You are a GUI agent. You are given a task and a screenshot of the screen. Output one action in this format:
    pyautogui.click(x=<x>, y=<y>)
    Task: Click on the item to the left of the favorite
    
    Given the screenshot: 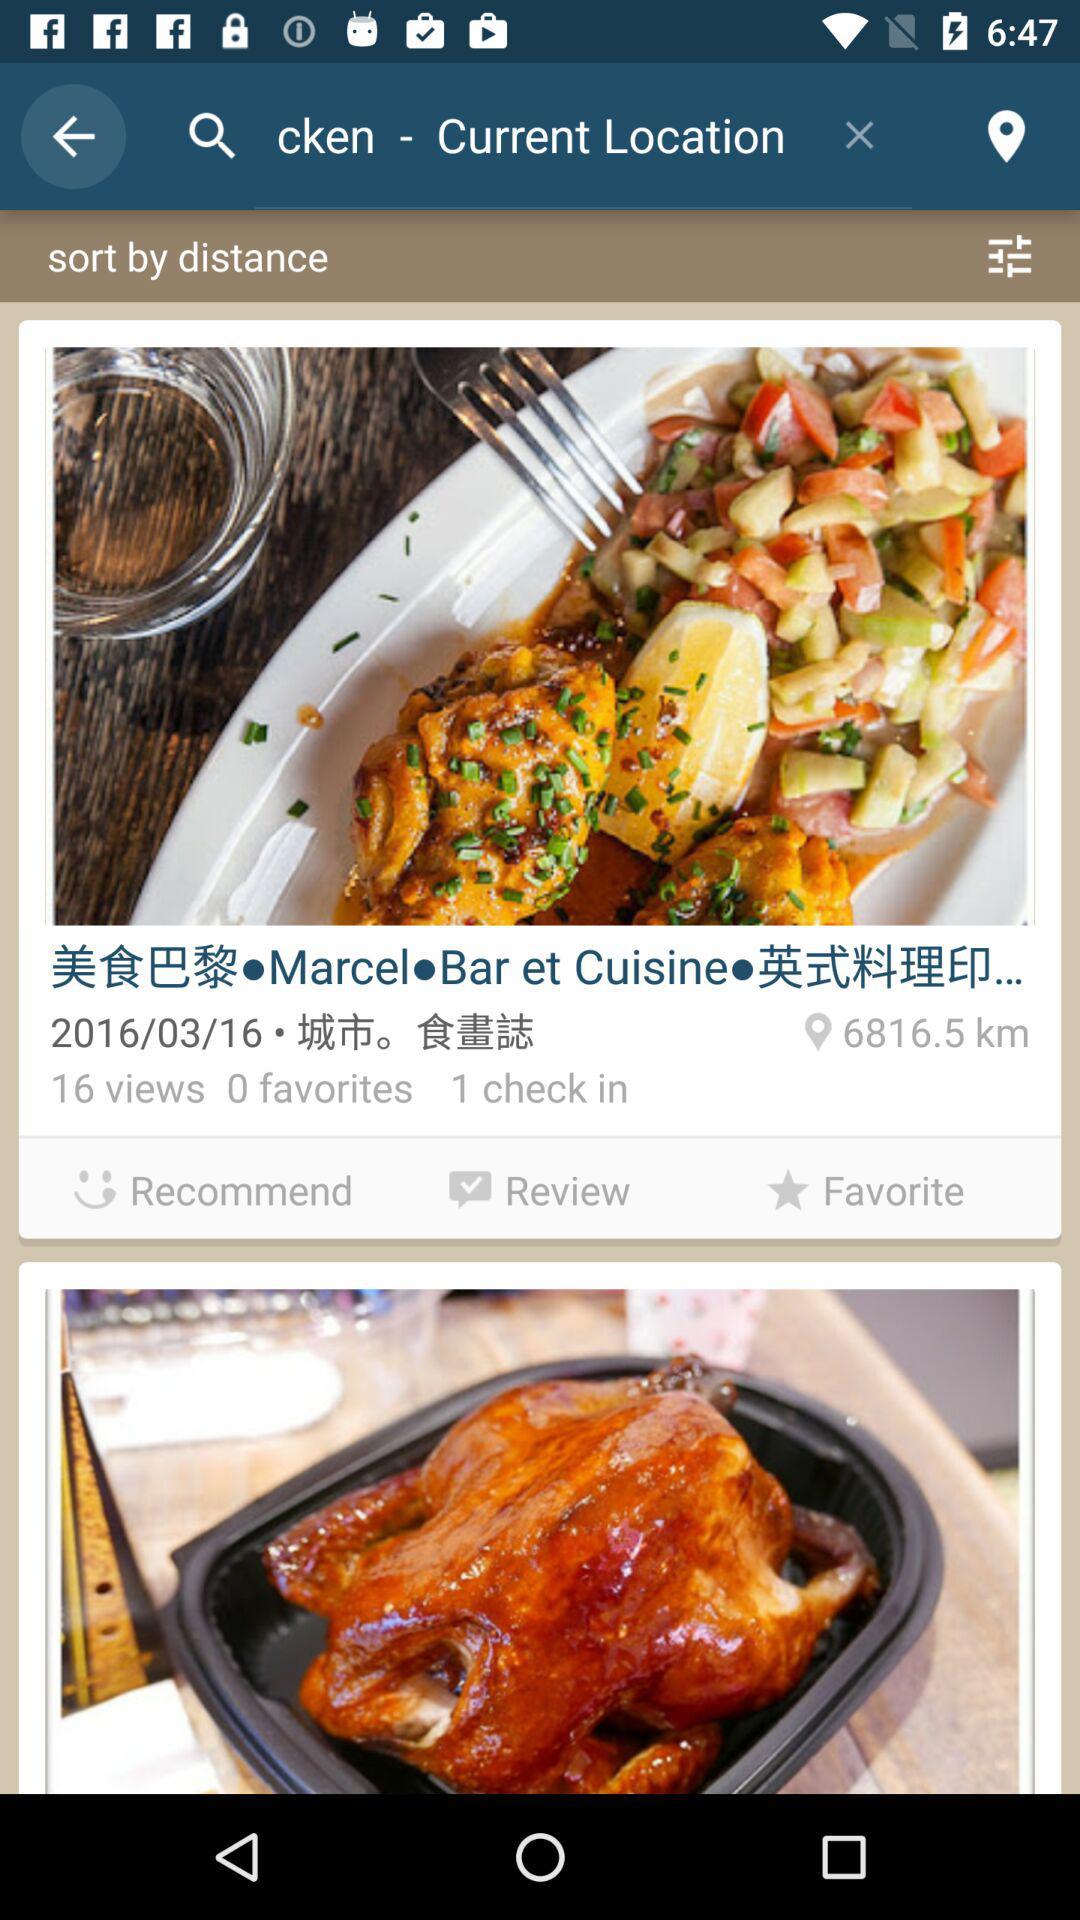 What is the action you would take?
    pyautogui.click(x=540, y=1184)
    